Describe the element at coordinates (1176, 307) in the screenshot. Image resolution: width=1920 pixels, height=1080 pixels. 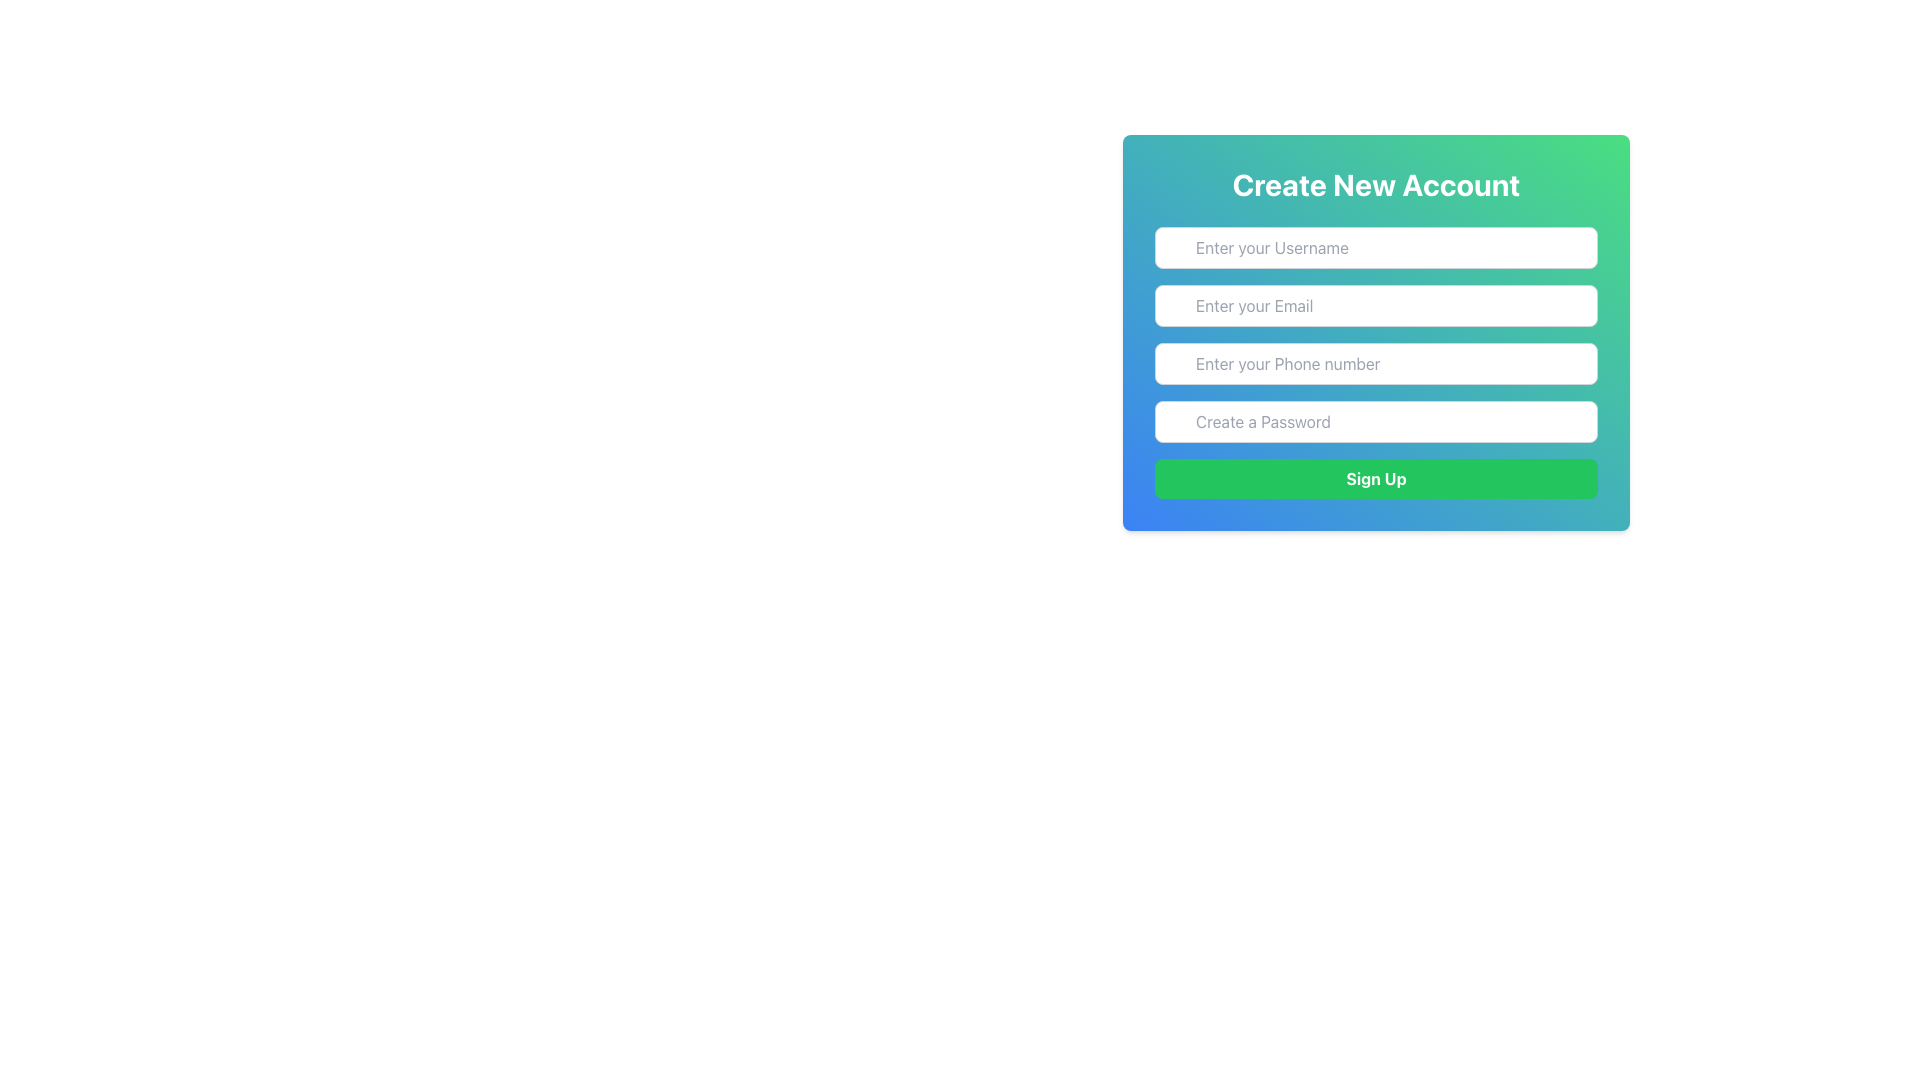
I see `the mail envelope icon located to the left of the 'Enter your Email' input field` at that location.